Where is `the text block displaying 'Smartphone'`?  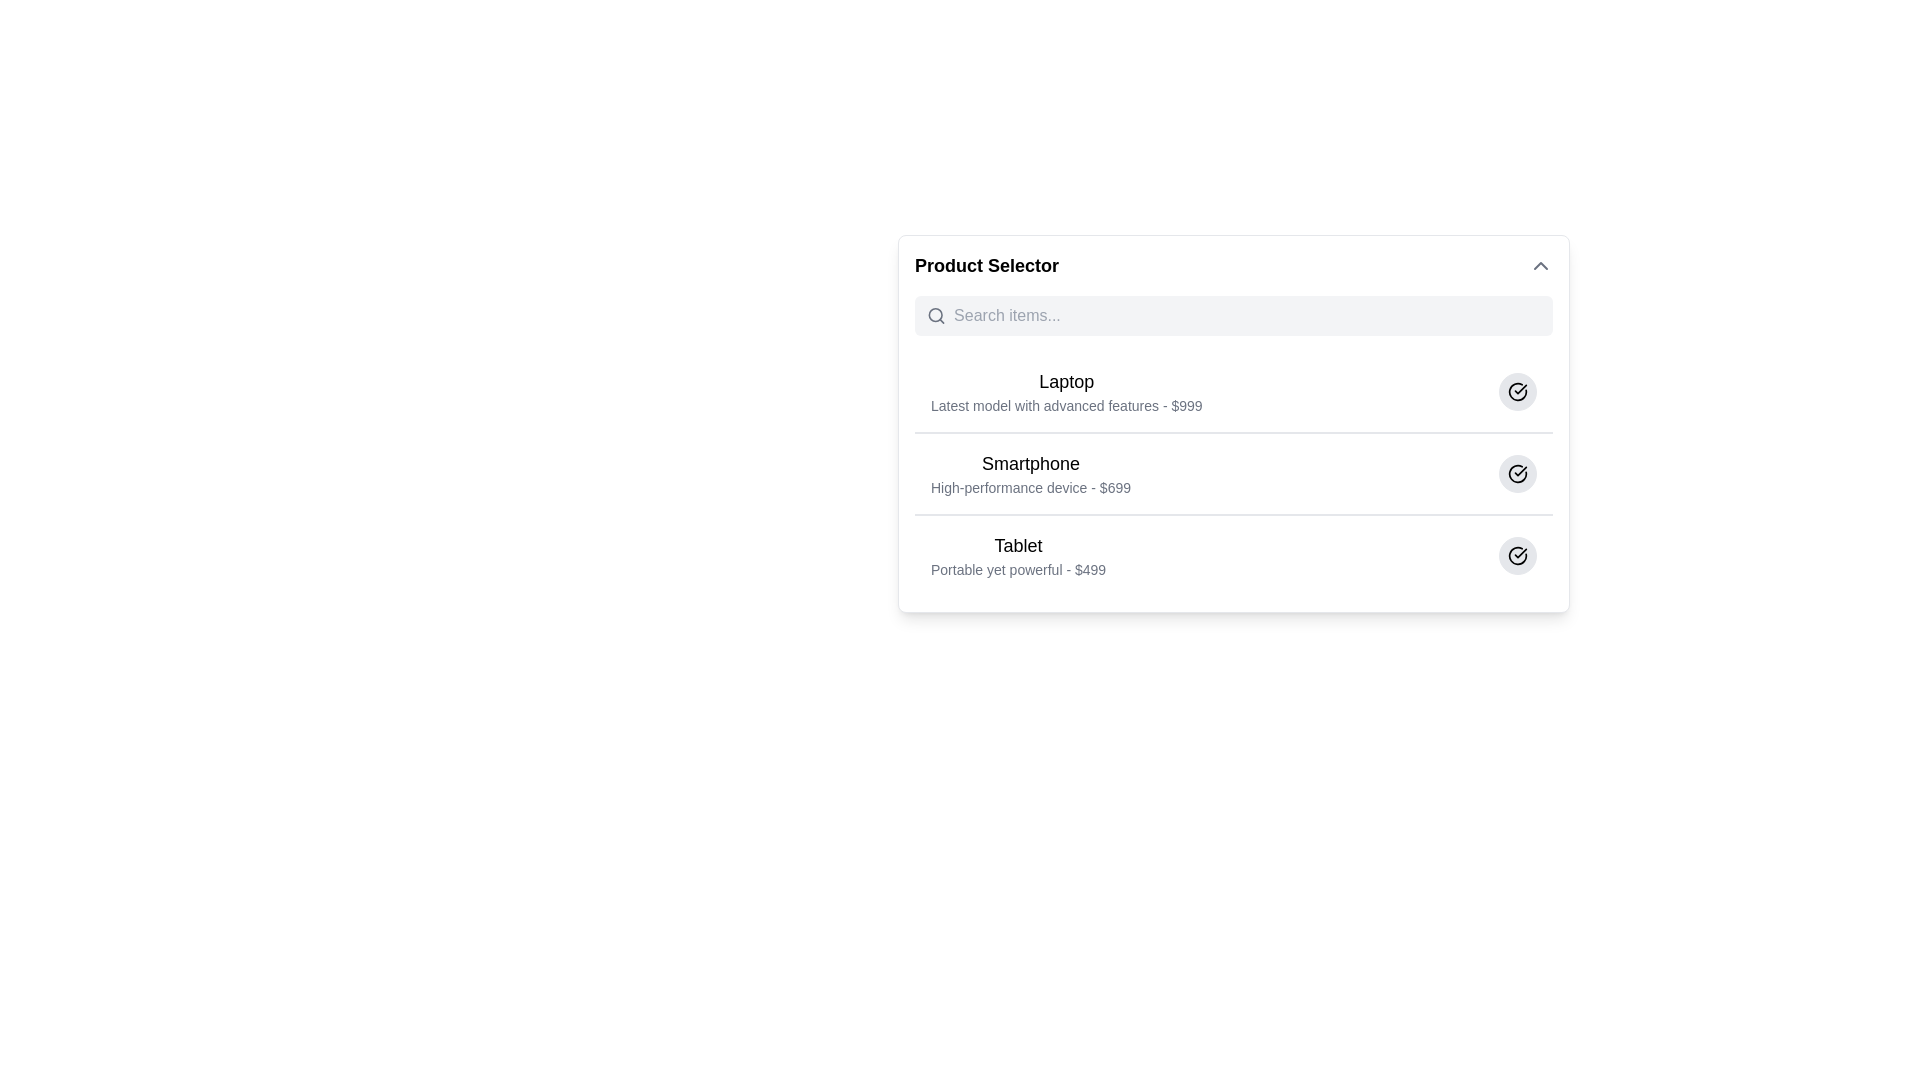
the text block displaying 'Smartphone' is located at coordinates (1031, 474).